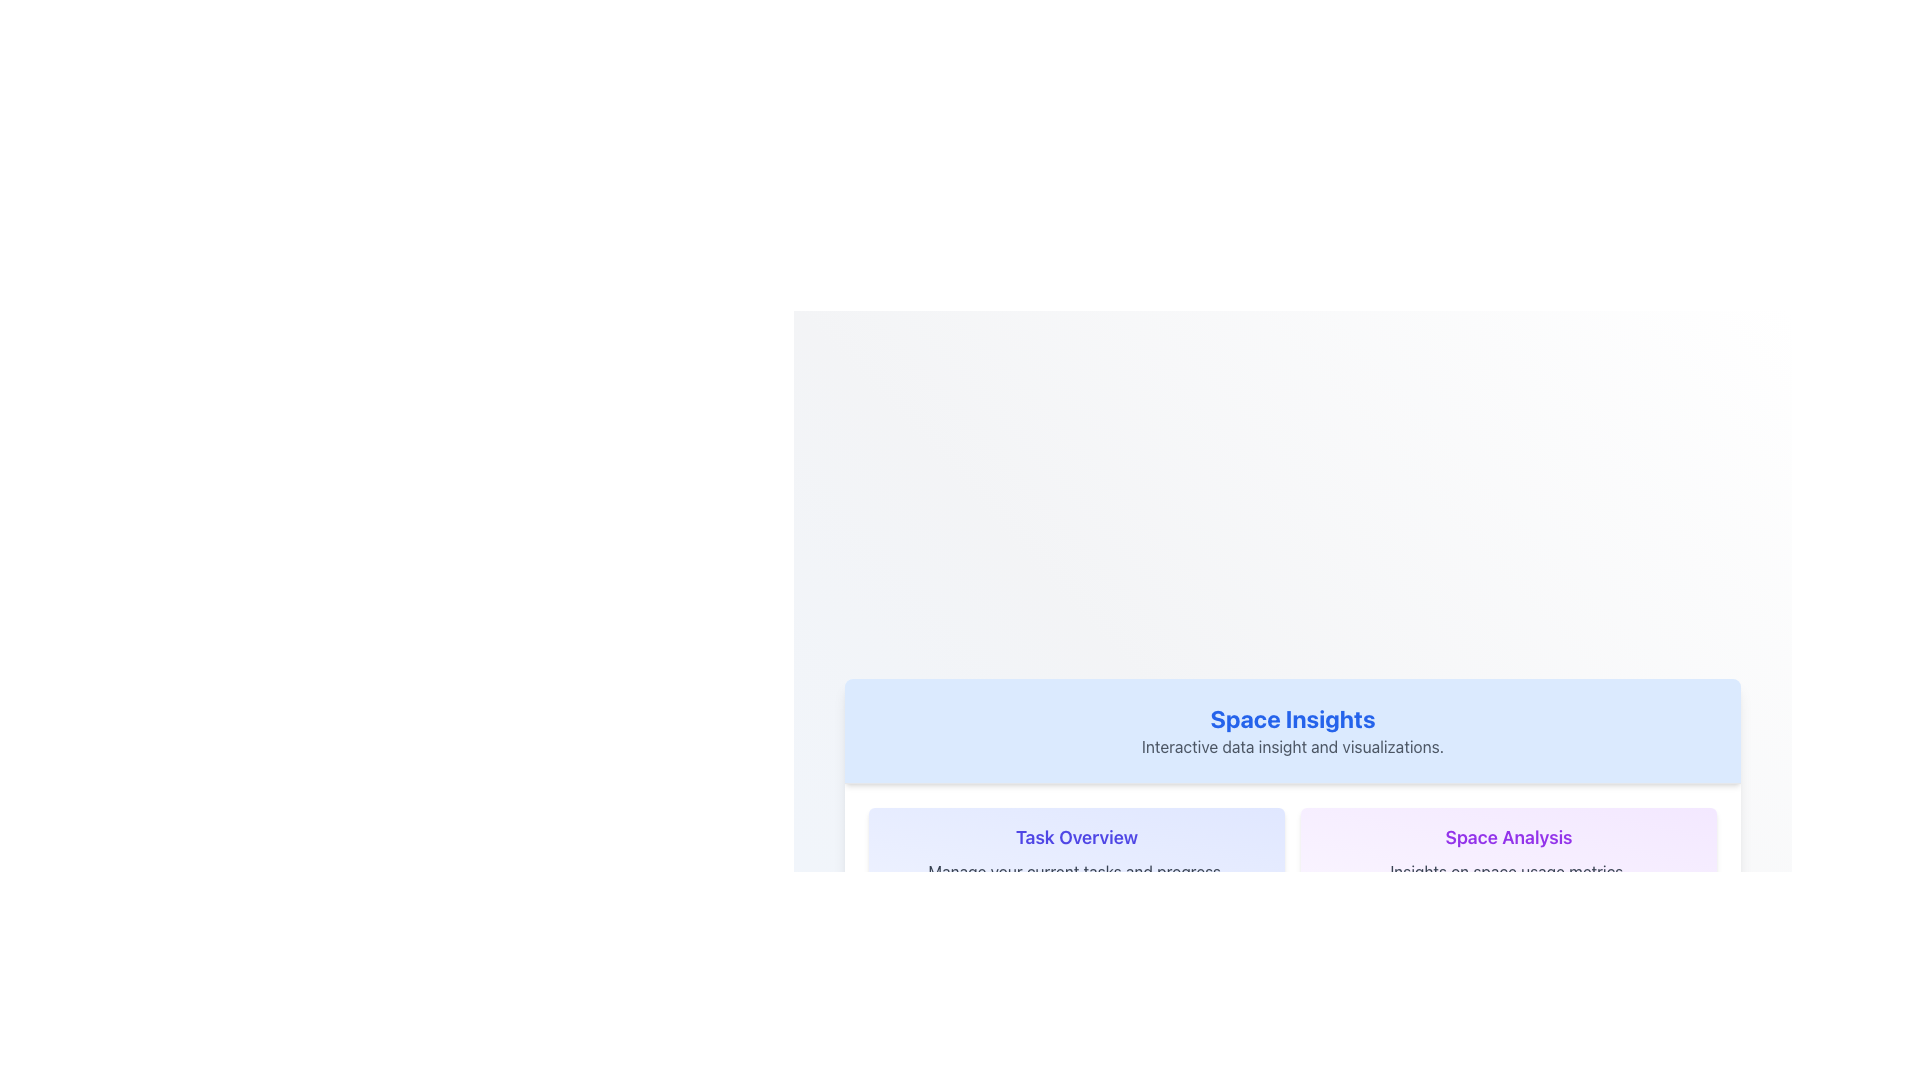 The height and width of the screenshot is (1080, 1920). I want to click on information displayed in the Informational panel titled 'Space Insights', which contains interactive data insight and visualizations, so click(1292, 731).